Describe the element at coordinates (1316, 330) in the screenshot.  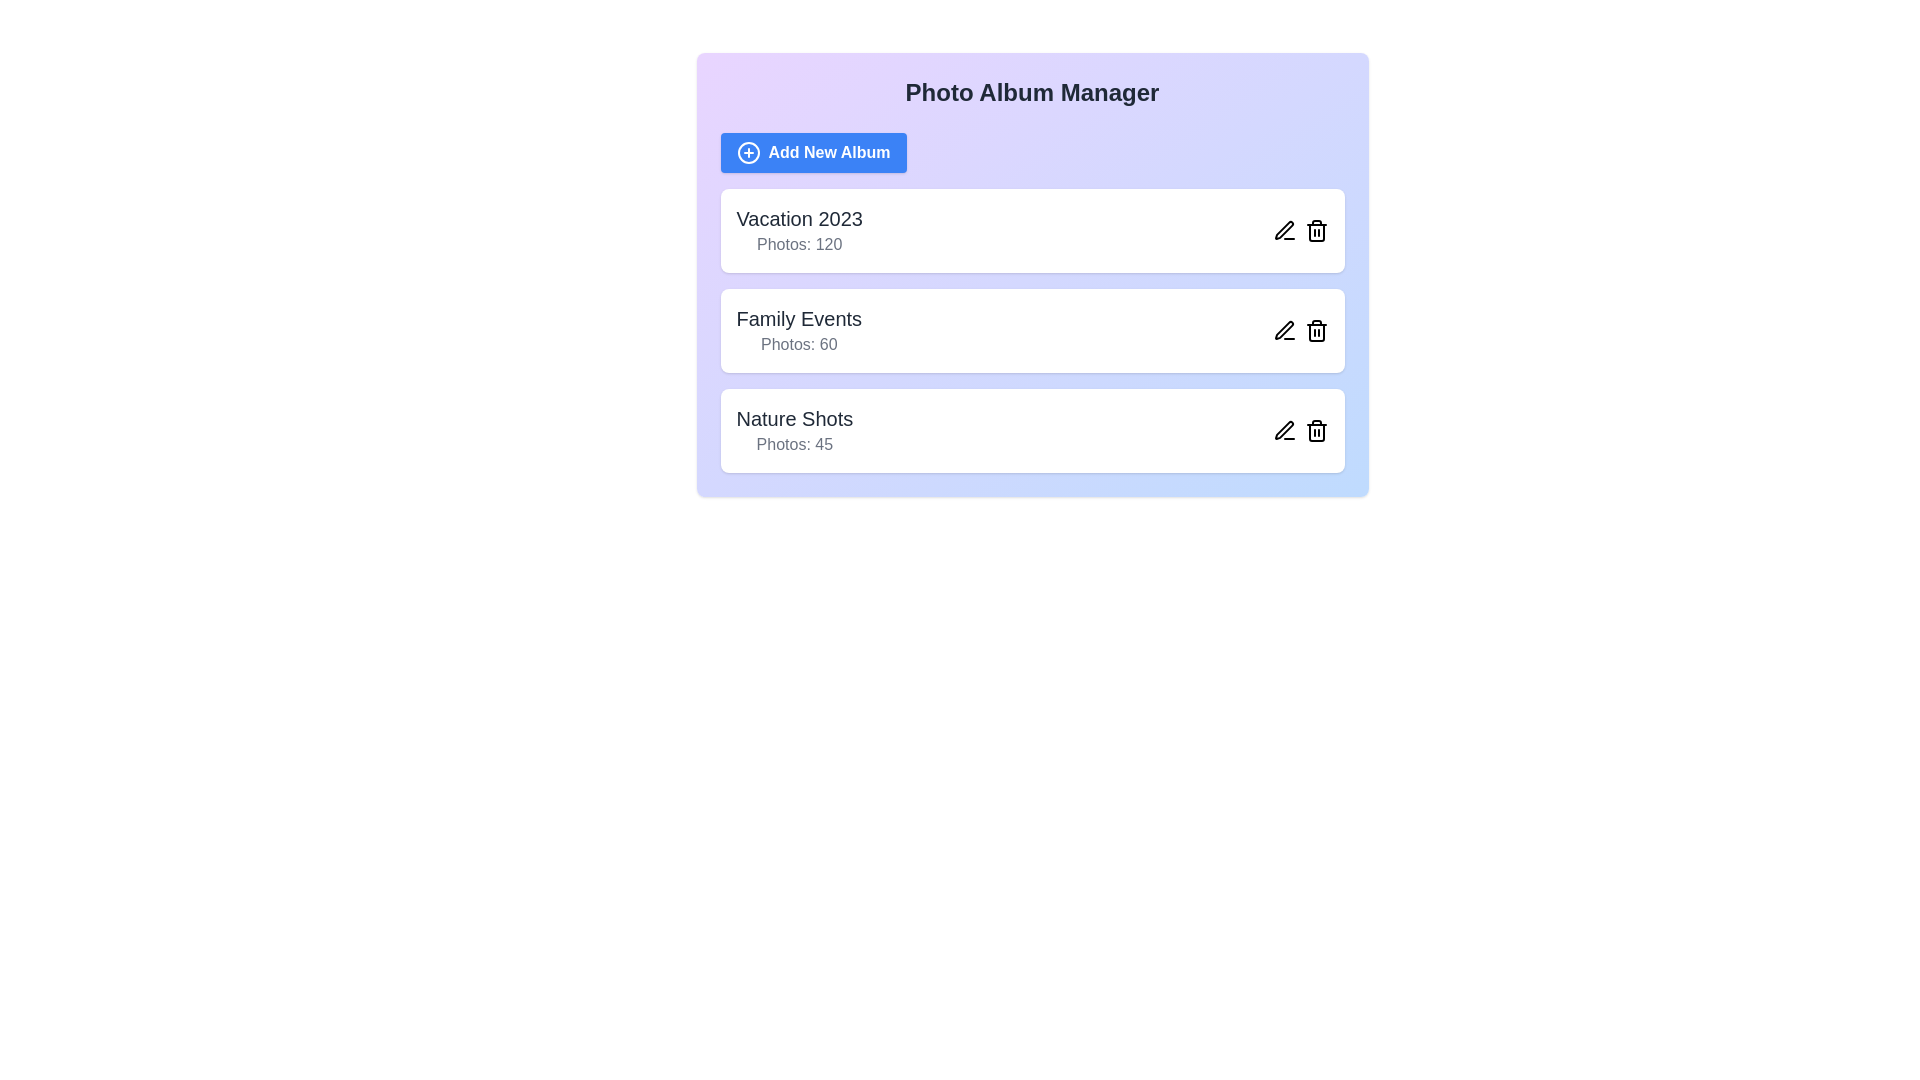
I see `delete button for the album titled Family Events` at that location.